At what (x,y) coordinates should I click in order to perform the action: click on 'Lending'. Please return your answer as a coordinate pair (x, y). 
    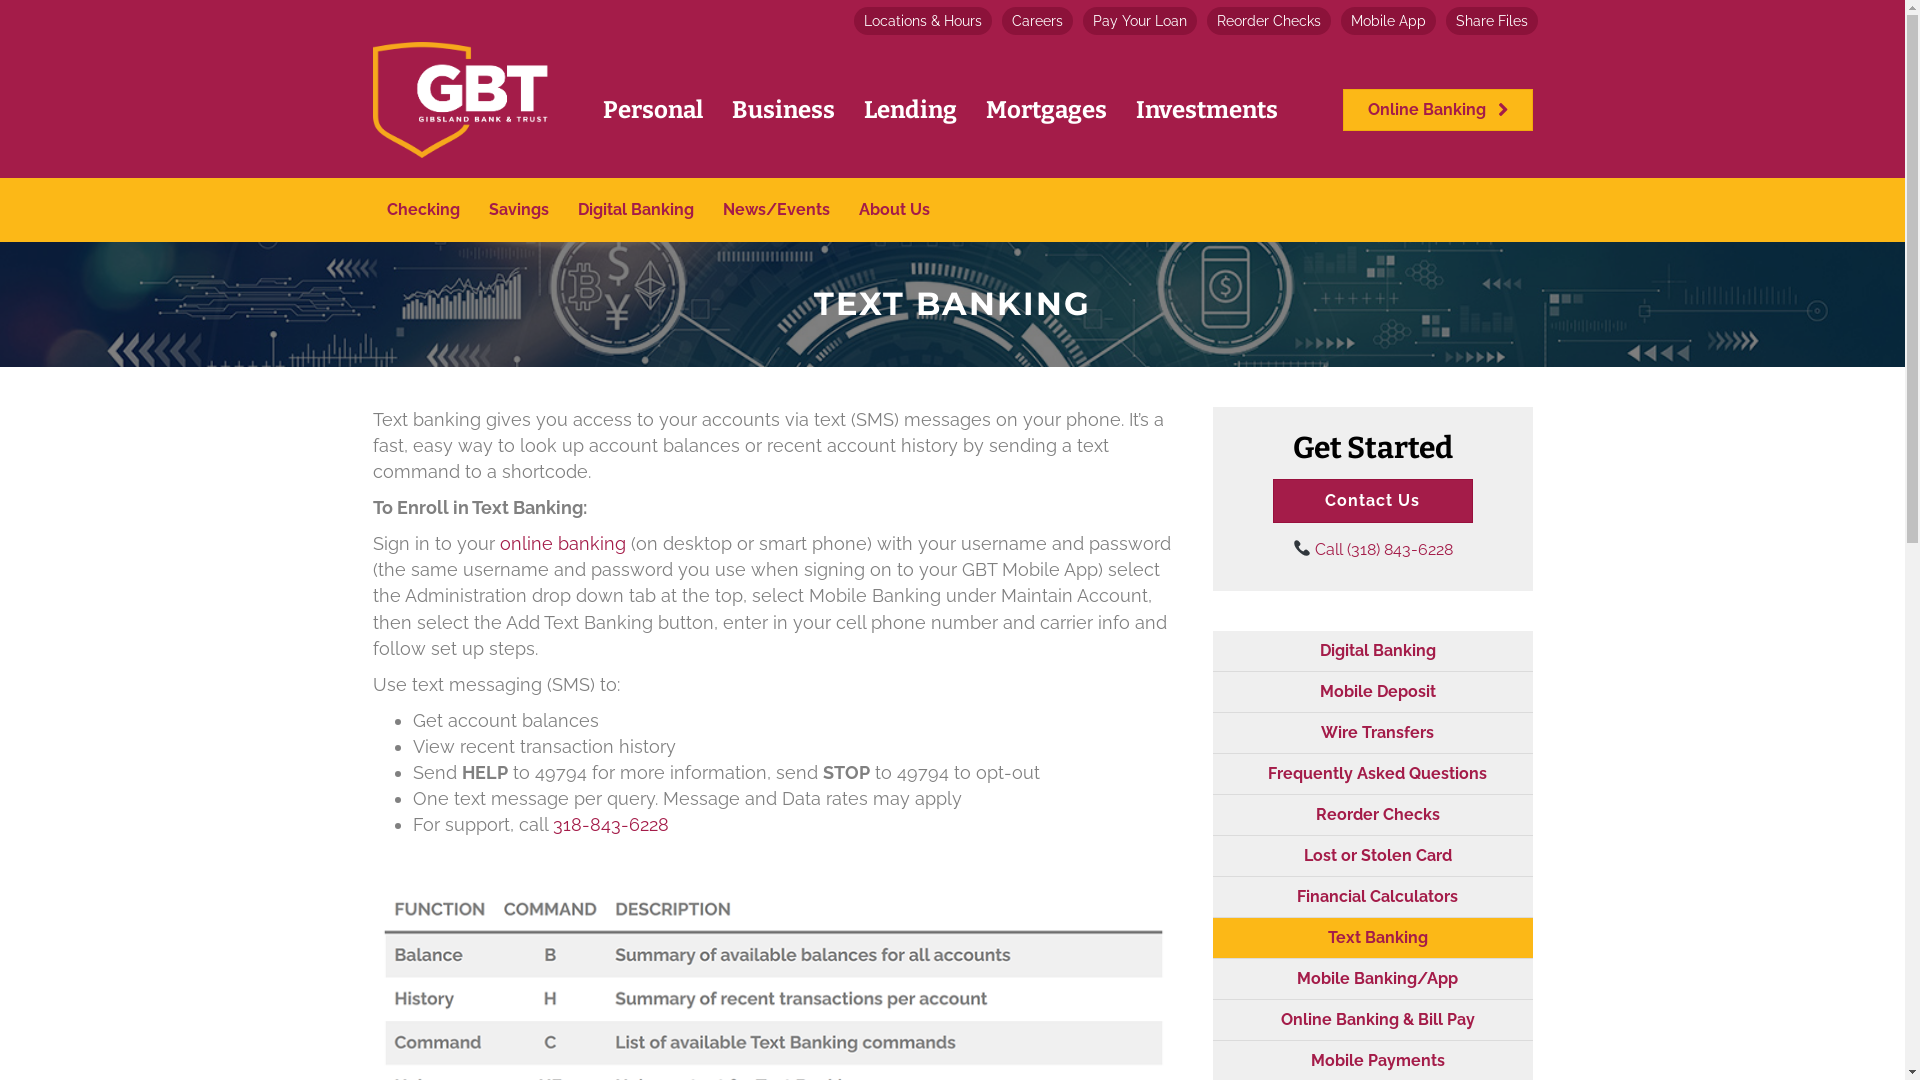
    Looking at the image, I should click on (909, 110).